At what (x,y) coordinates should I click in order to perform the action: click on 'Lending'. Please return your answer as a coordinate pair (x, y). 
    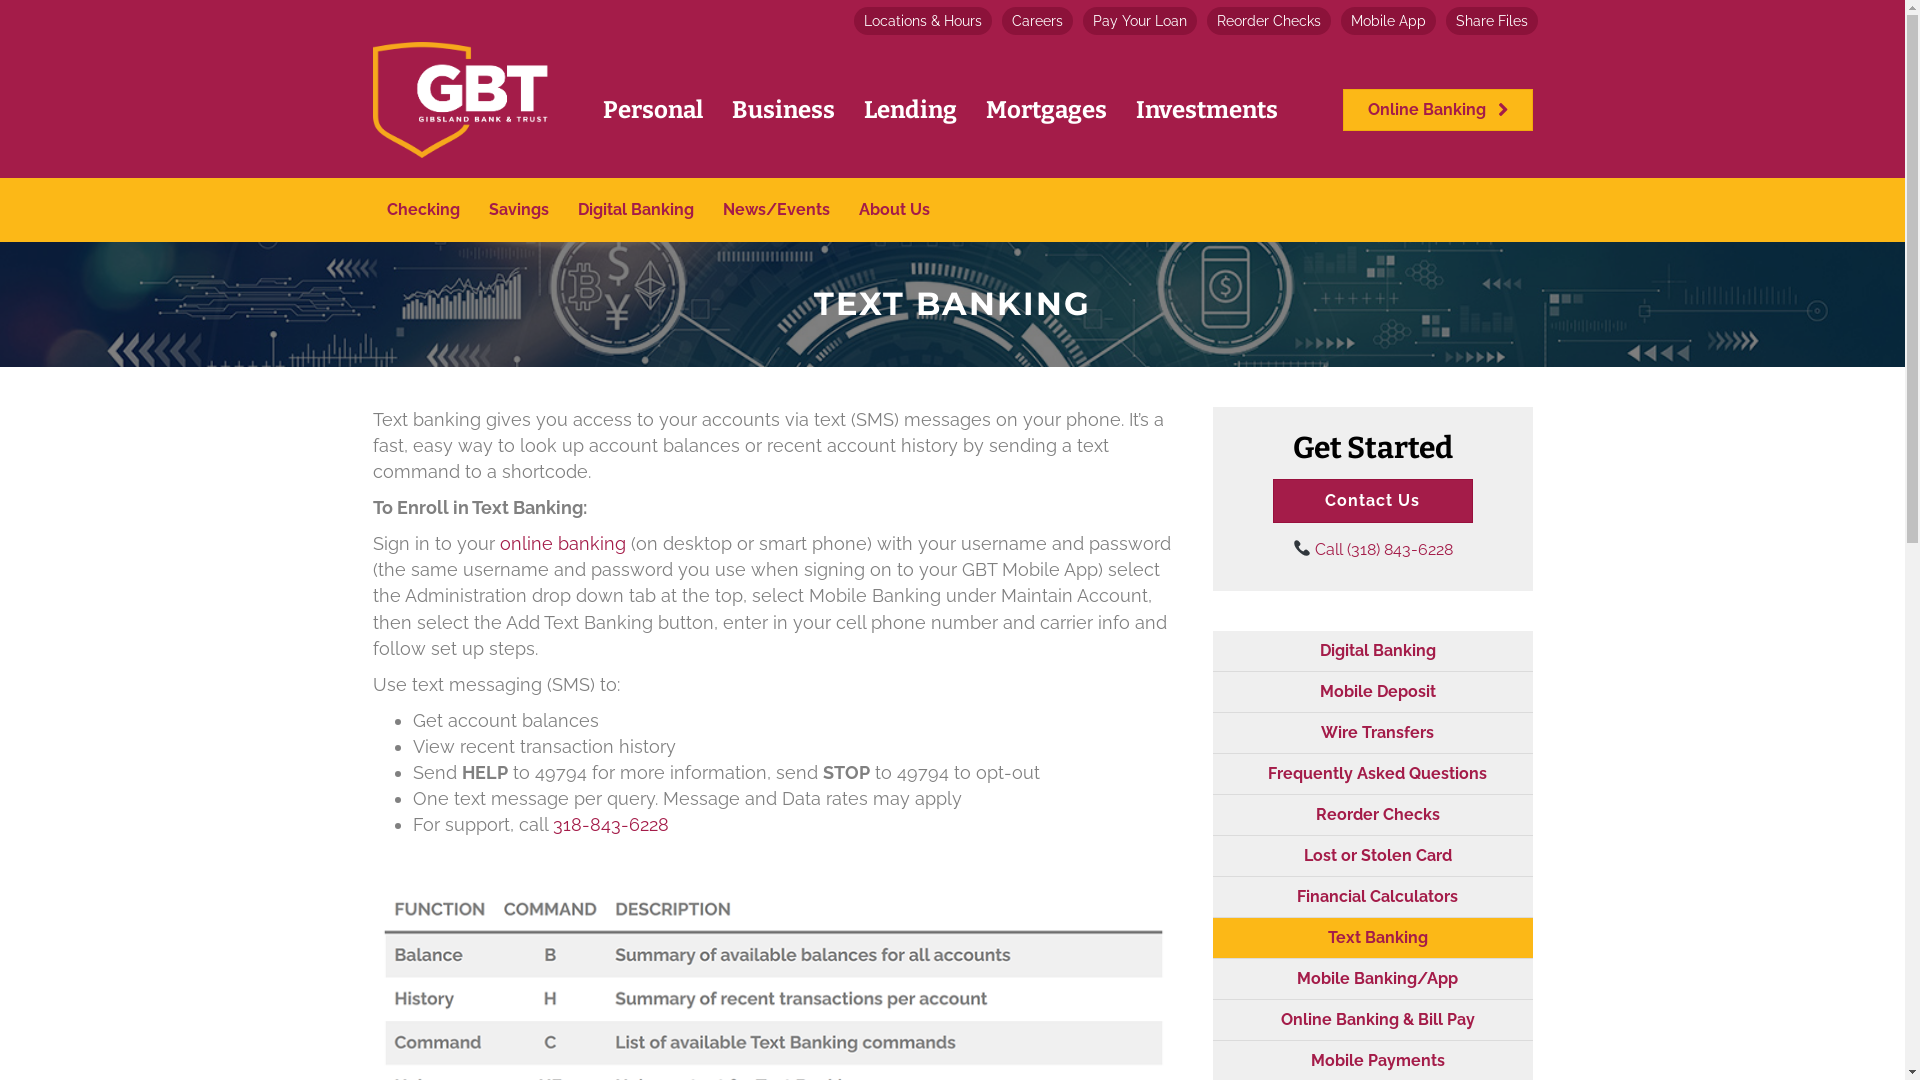
    Looking at the image, I should click on (909, 110).